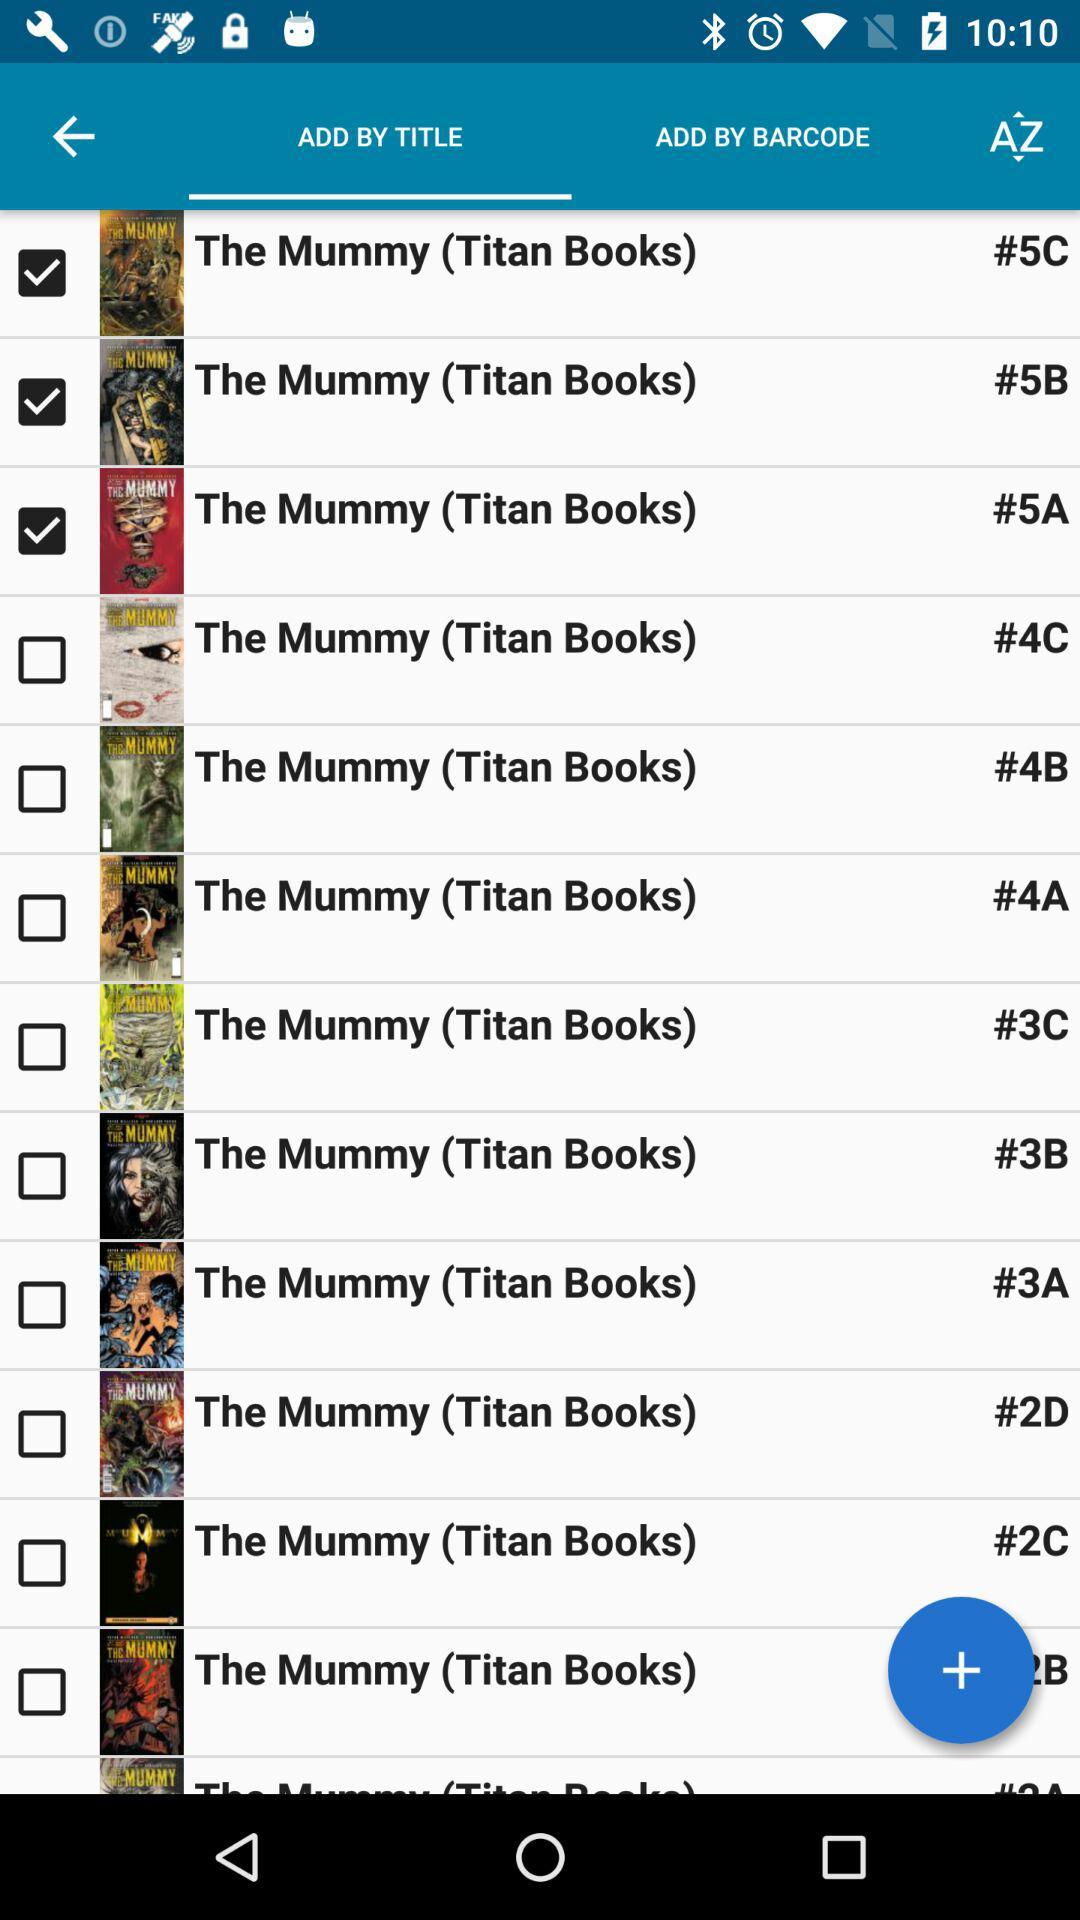 This screenshot has width=1080, height=1920. I want to click on book information, so click(140, 916).